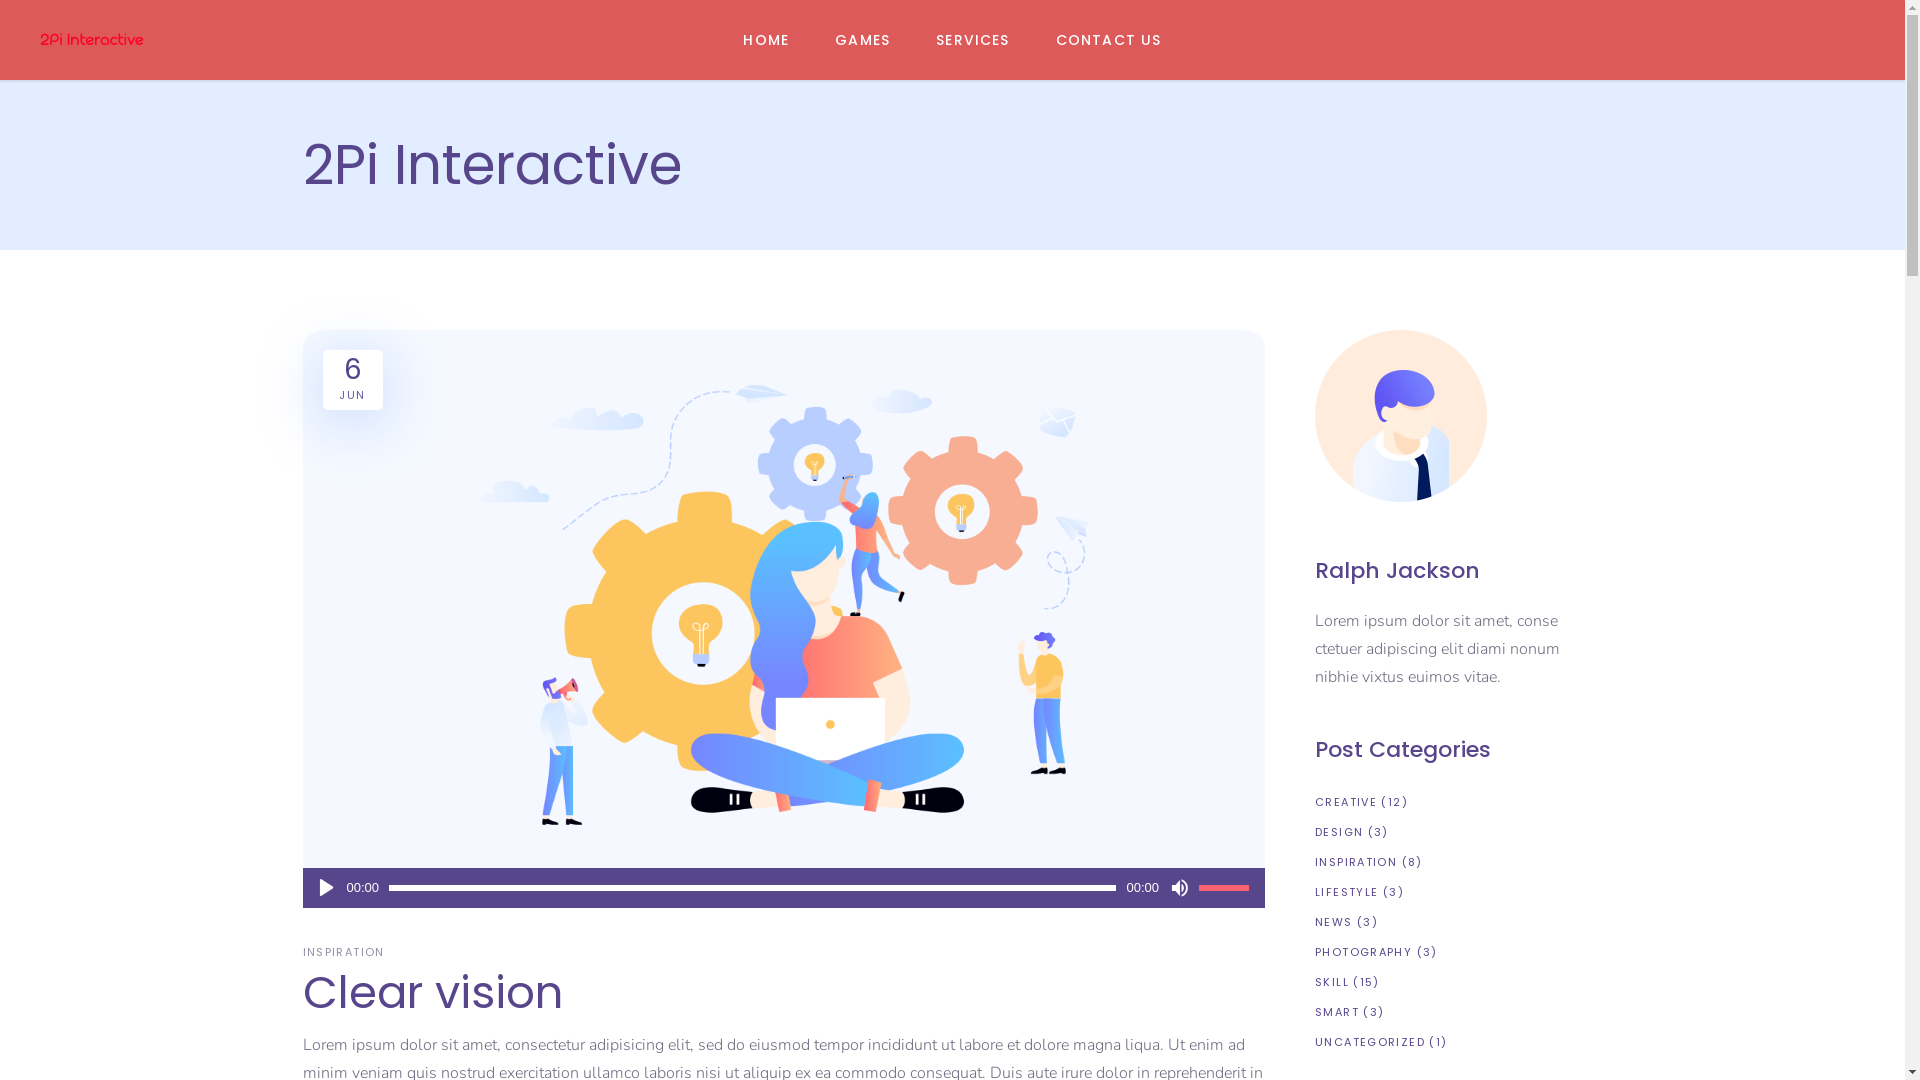 The image size is (1920, 1080). I want to click on 'SERVICES', so click(911, 39).